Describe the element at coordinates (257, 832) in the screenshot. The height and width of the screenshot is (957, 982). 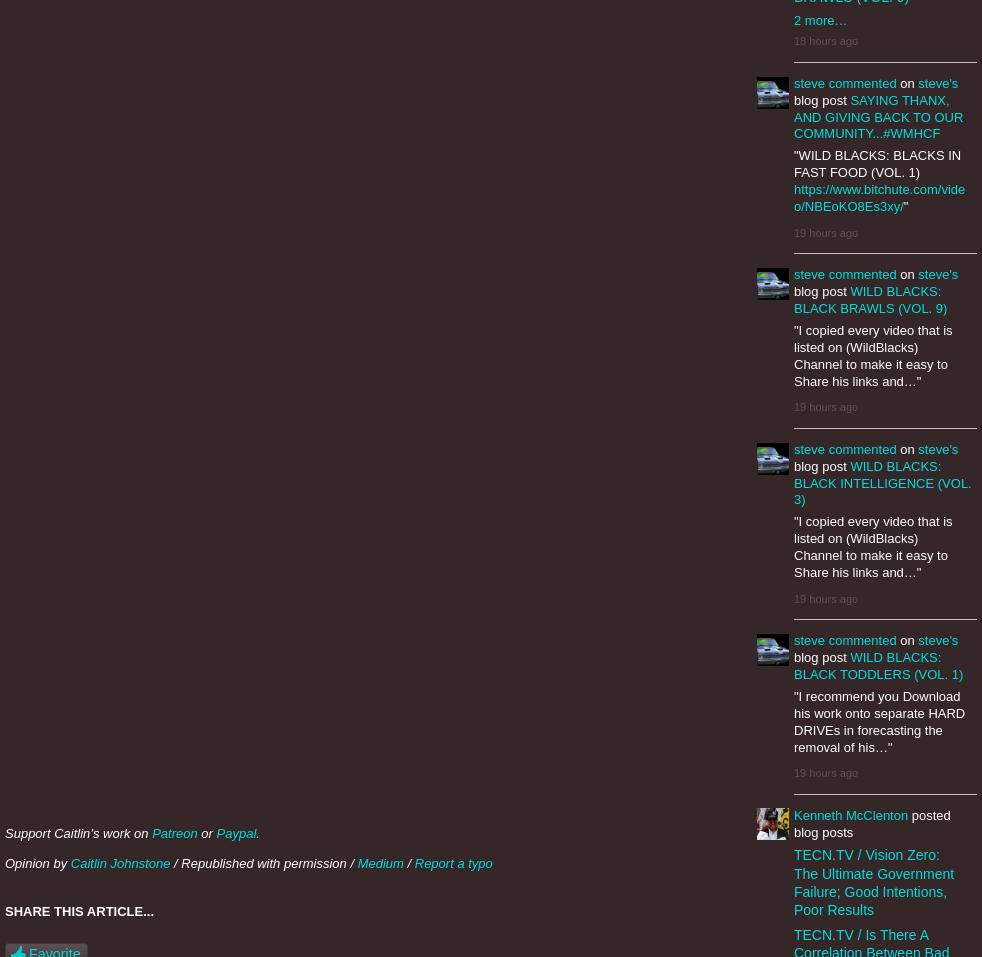
I see `'.'` at that location.